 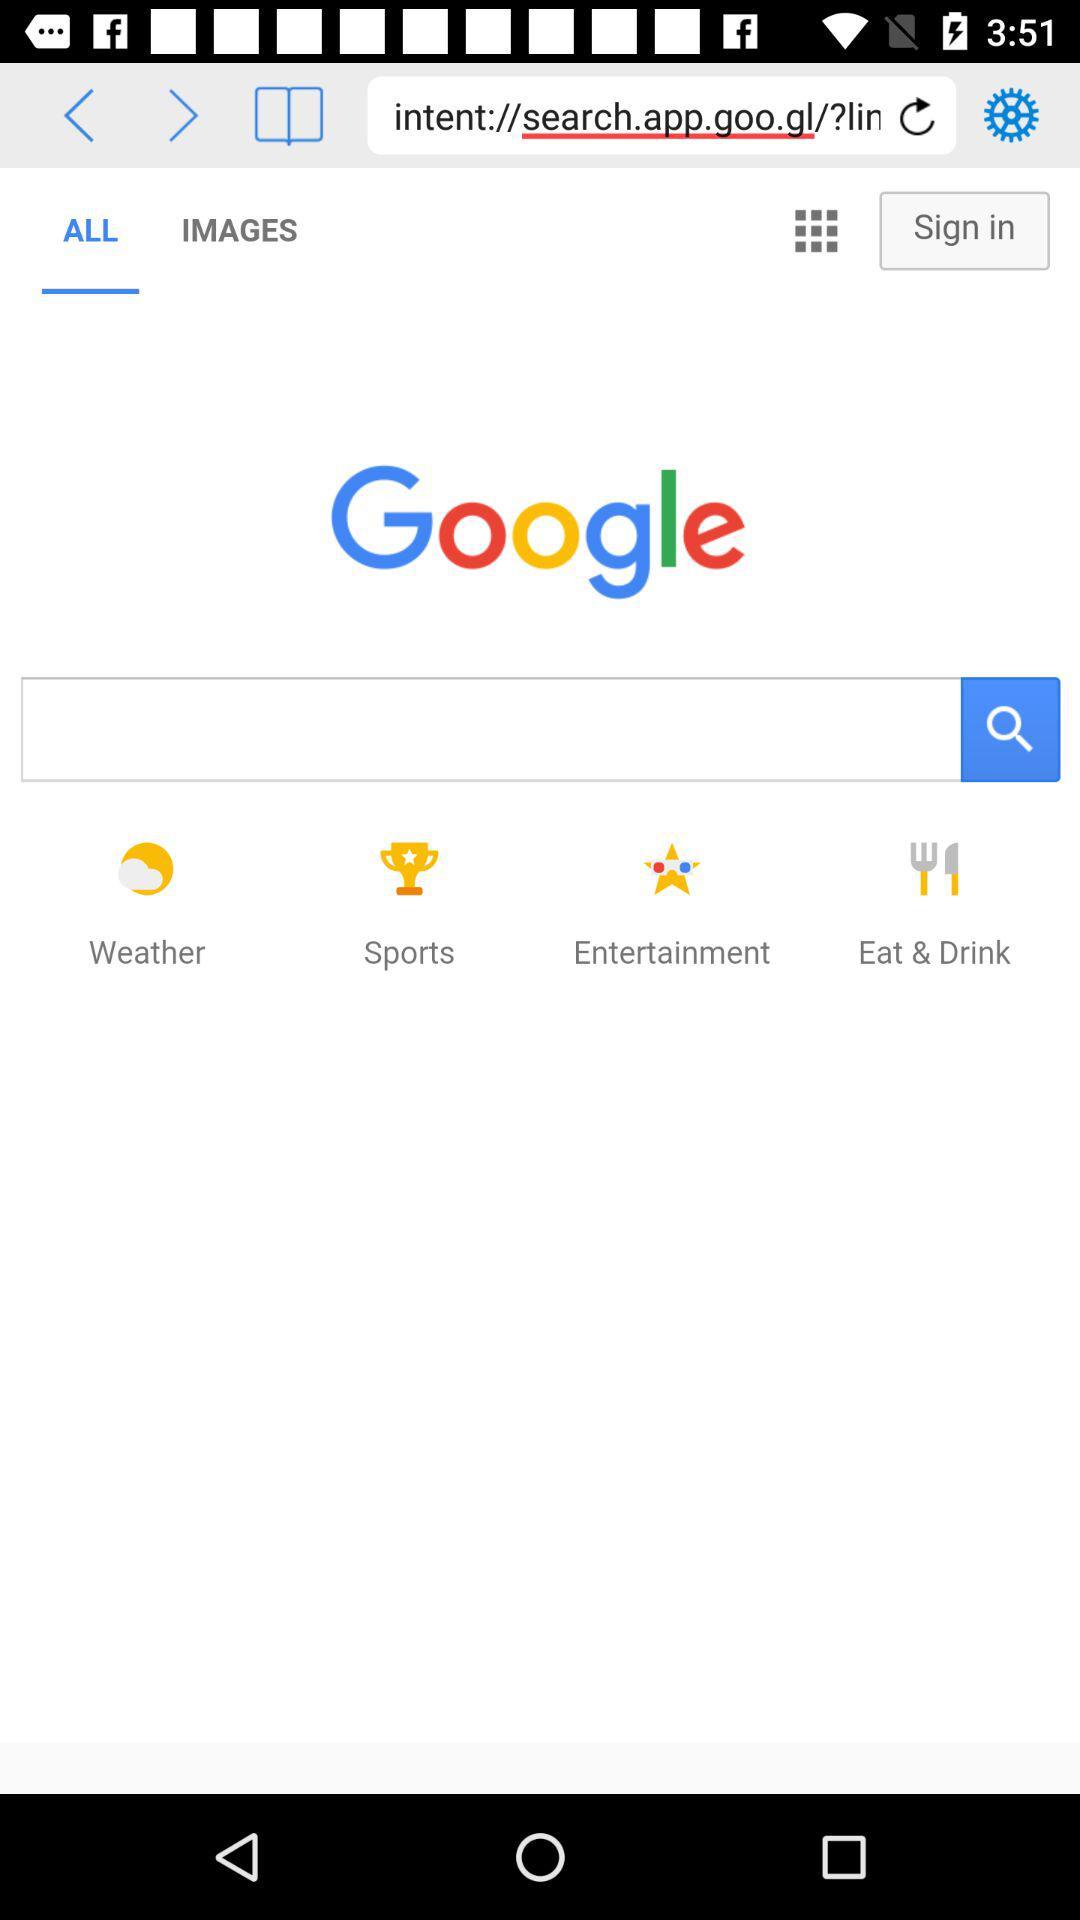 What do you see at coordinates (1011, 114) in the screenshot?
I see `settings tool` at bounding box center [1011, 114].